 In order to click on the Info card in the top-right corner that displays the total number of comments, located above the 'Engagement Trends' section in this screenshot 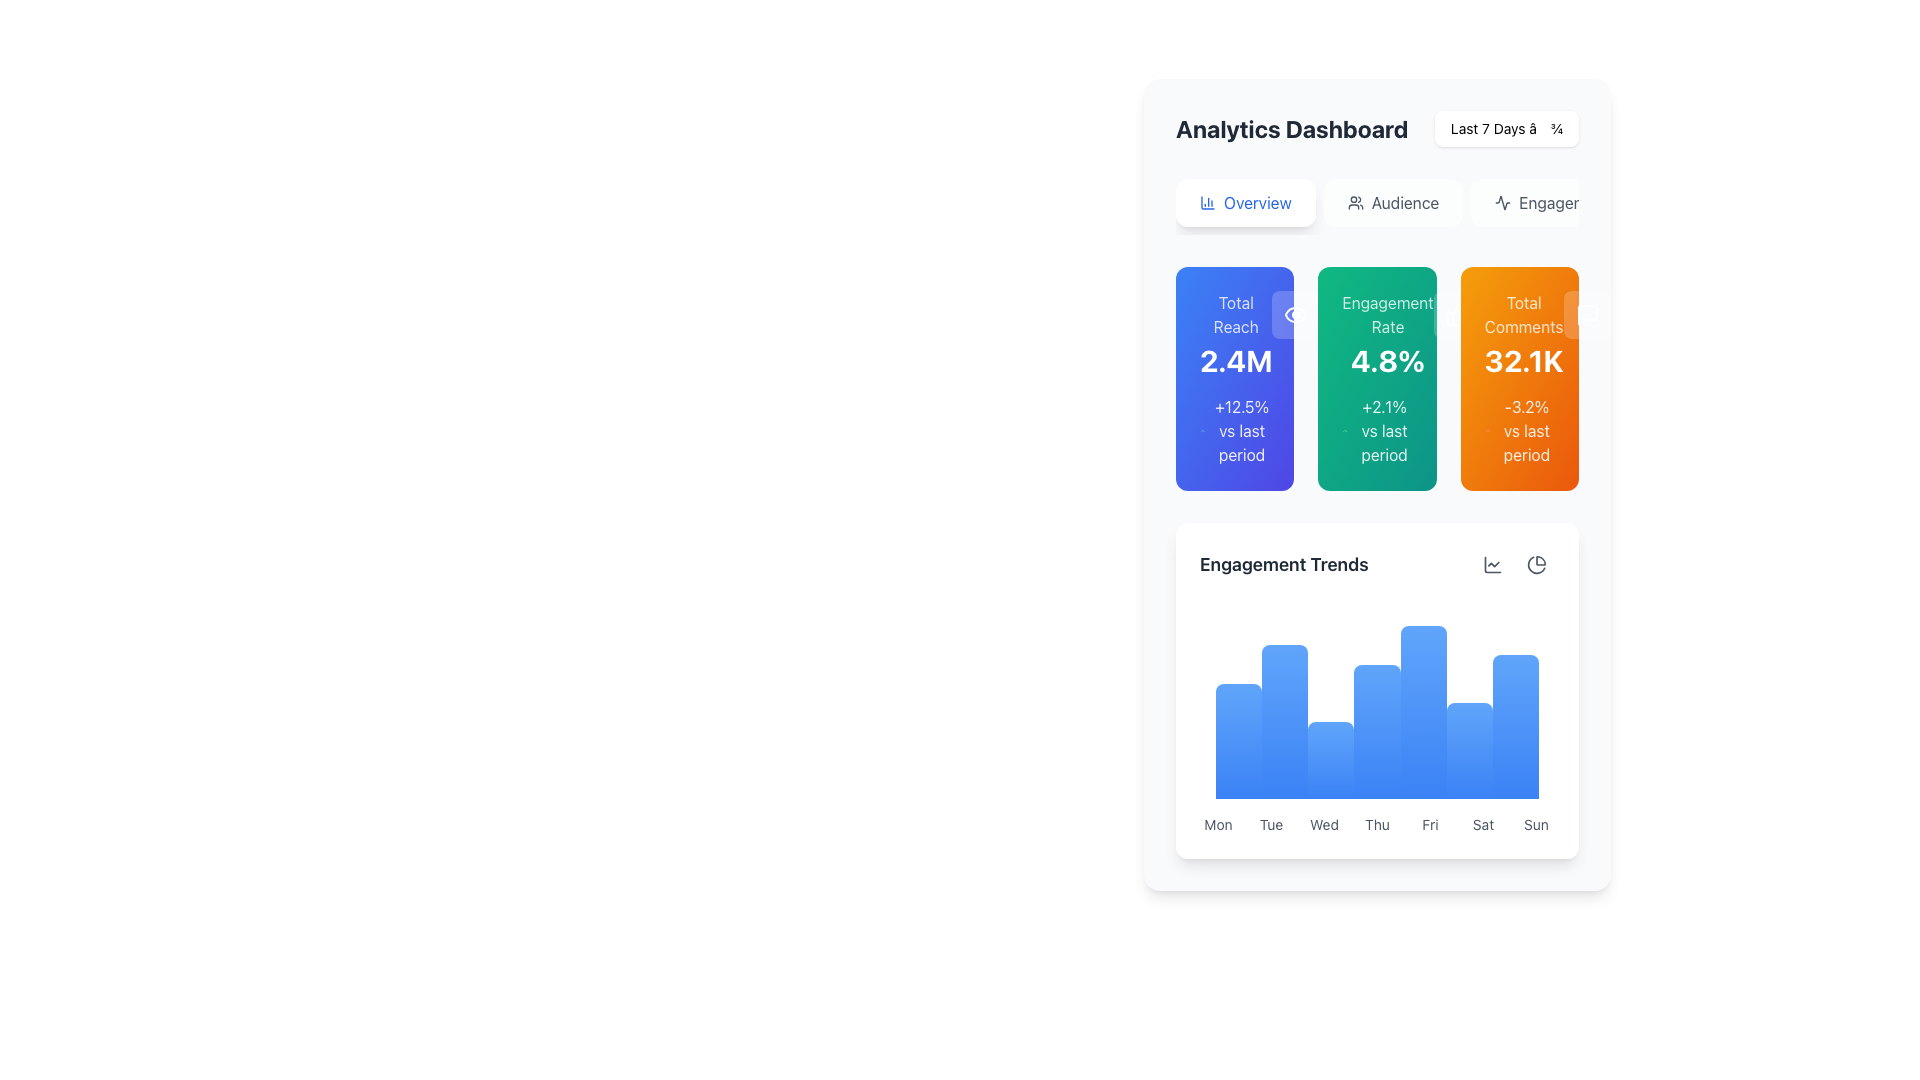, I will do `click(1523, 334)`.